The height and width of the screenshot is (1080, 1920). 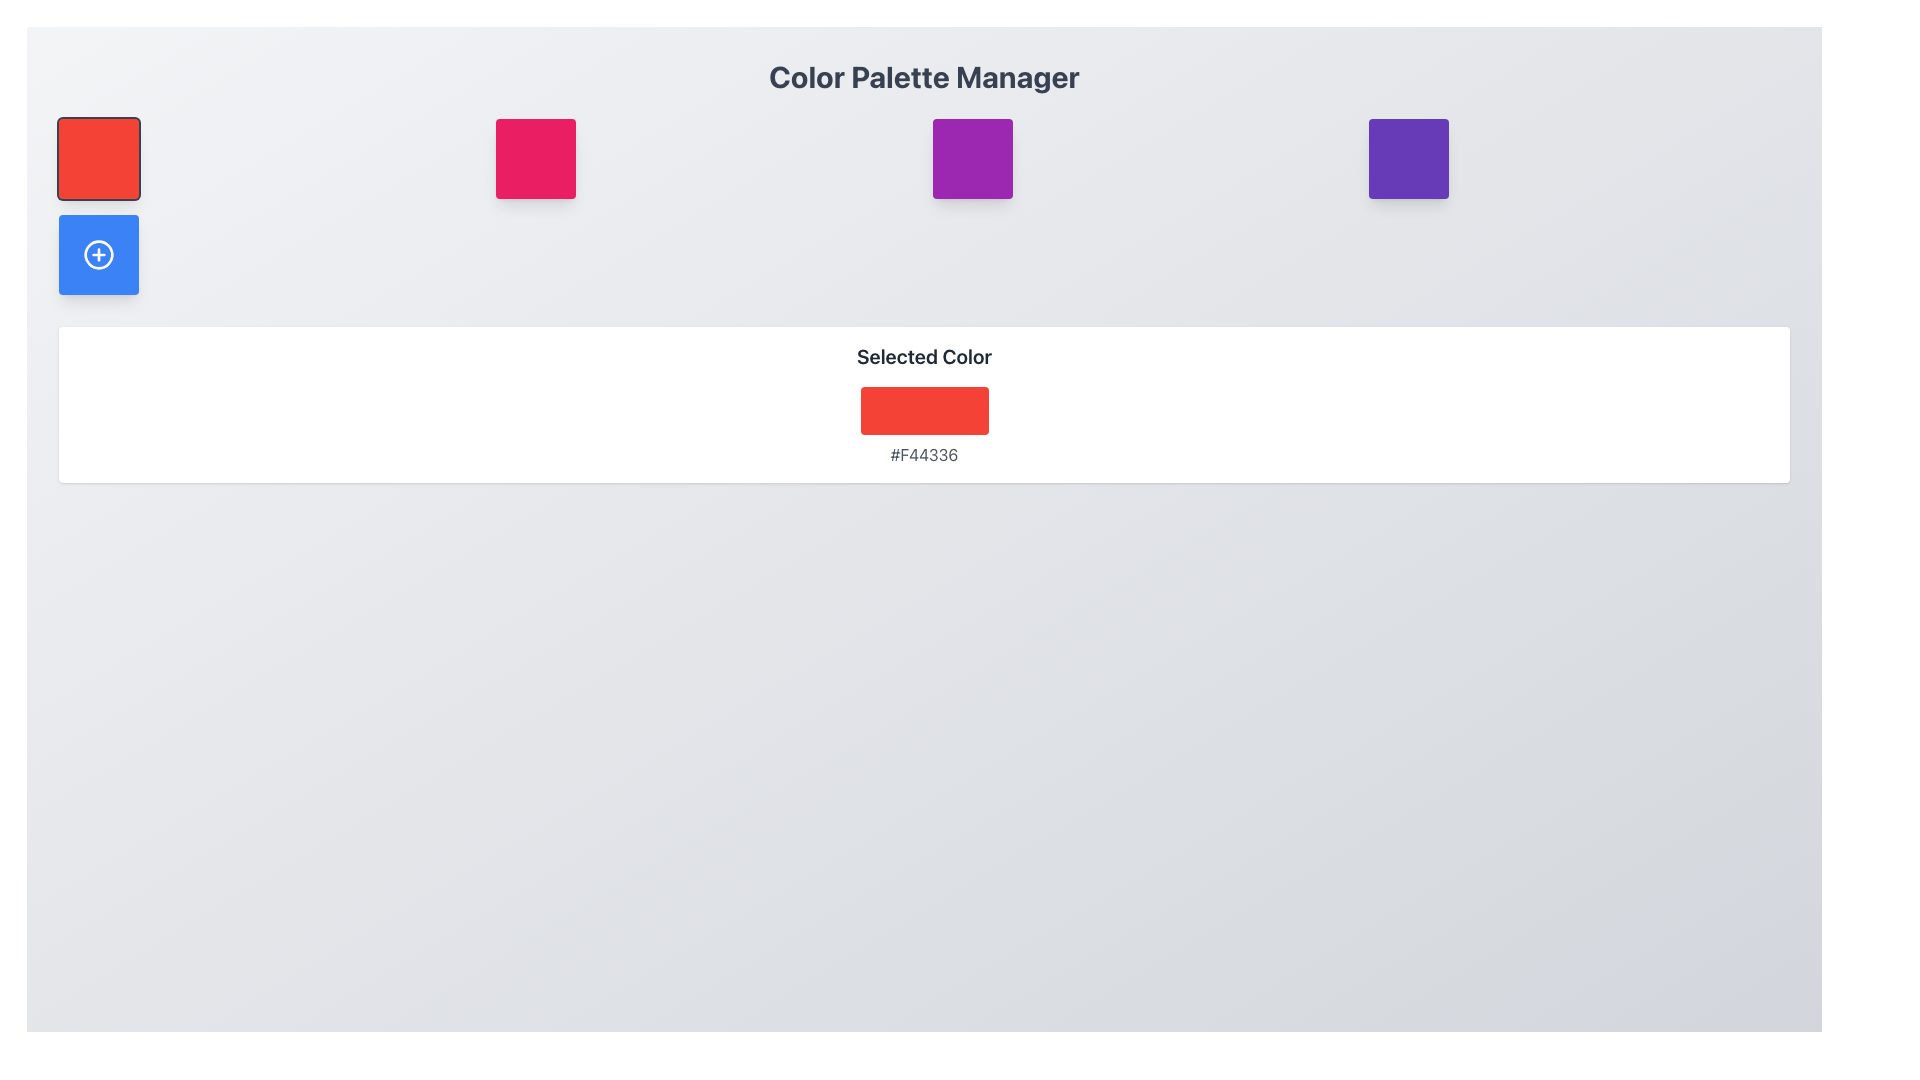 What do you see at coordinates (535, 157) in the screenshot?
I see `the second Selectable Color Box with a vivid pink background` at bounding box center [535, 157].